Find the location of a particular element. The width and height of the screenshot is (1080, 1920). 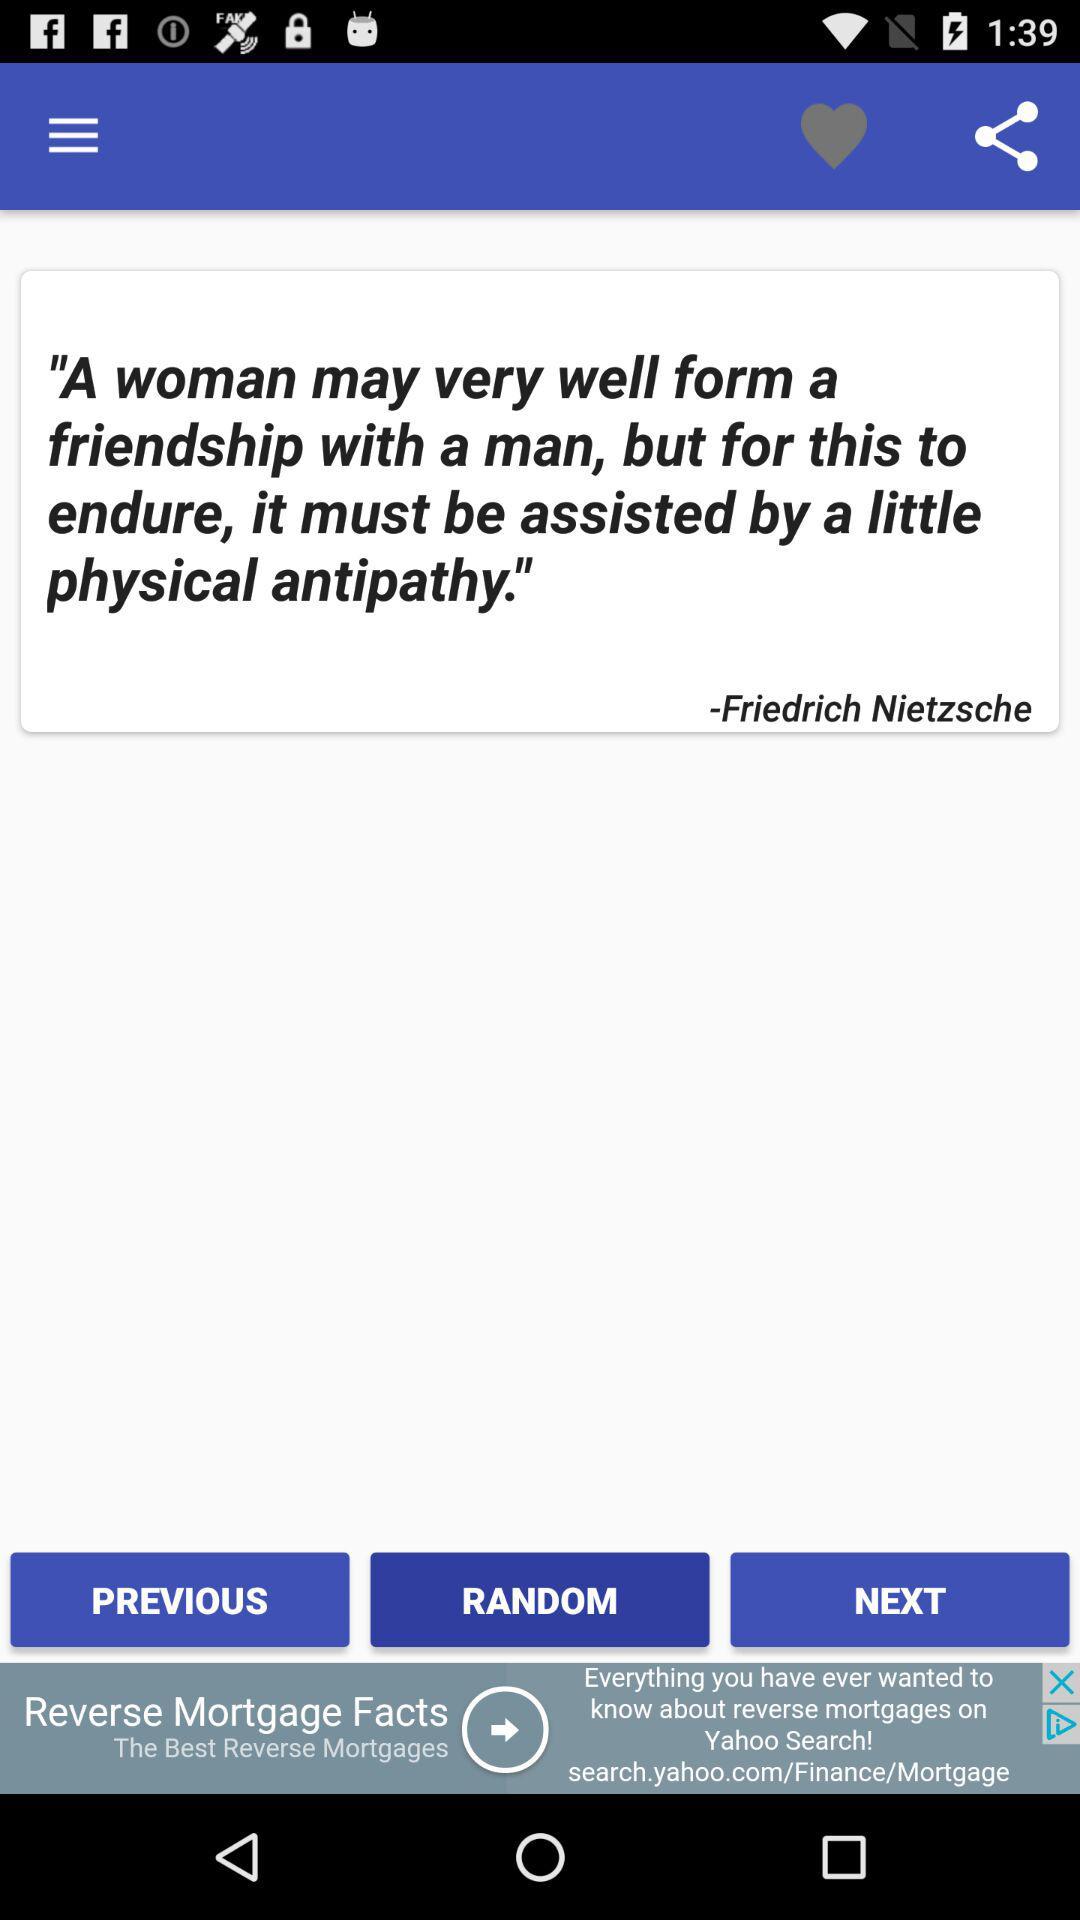

advertisement is located at coordinates (540, 1727).